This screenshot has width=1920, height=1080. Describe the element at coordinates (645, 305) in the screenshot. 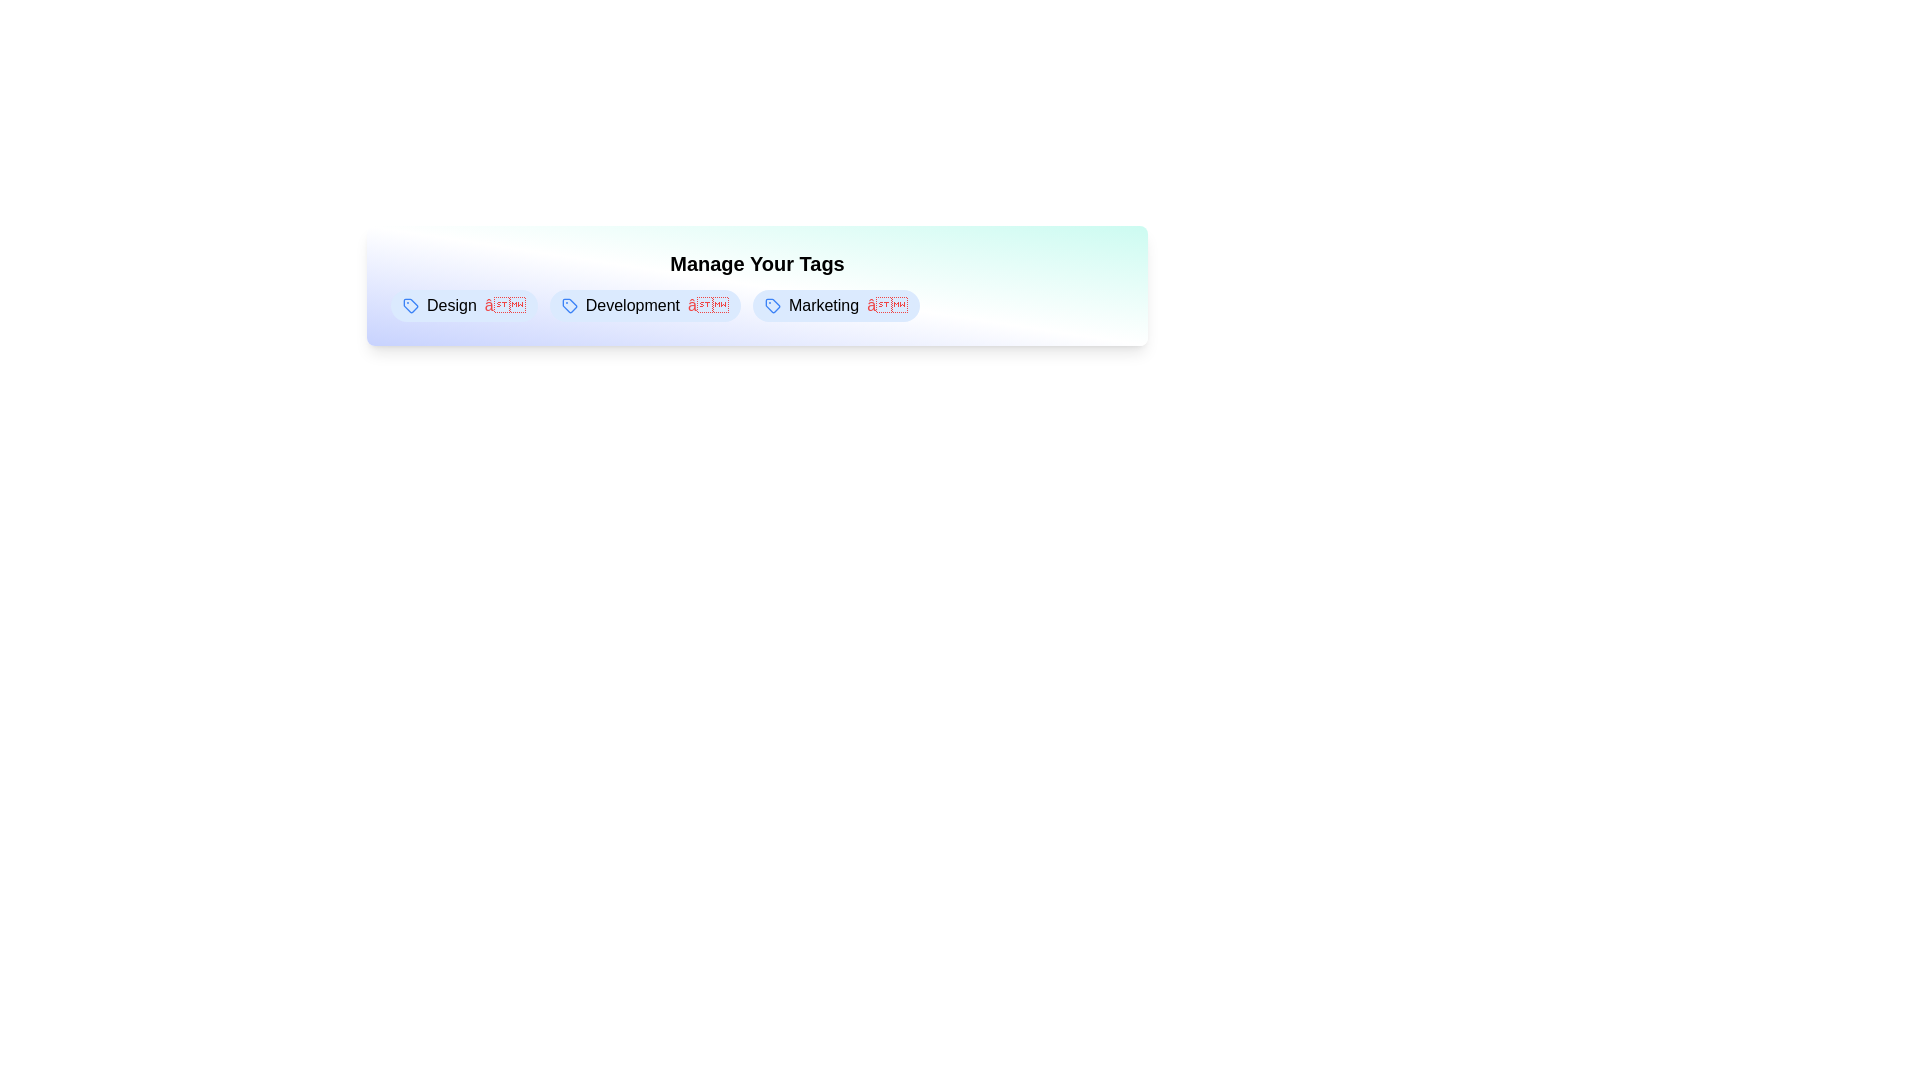

I see `the tag element labeled 'Development' to observe hover effects` at that location.